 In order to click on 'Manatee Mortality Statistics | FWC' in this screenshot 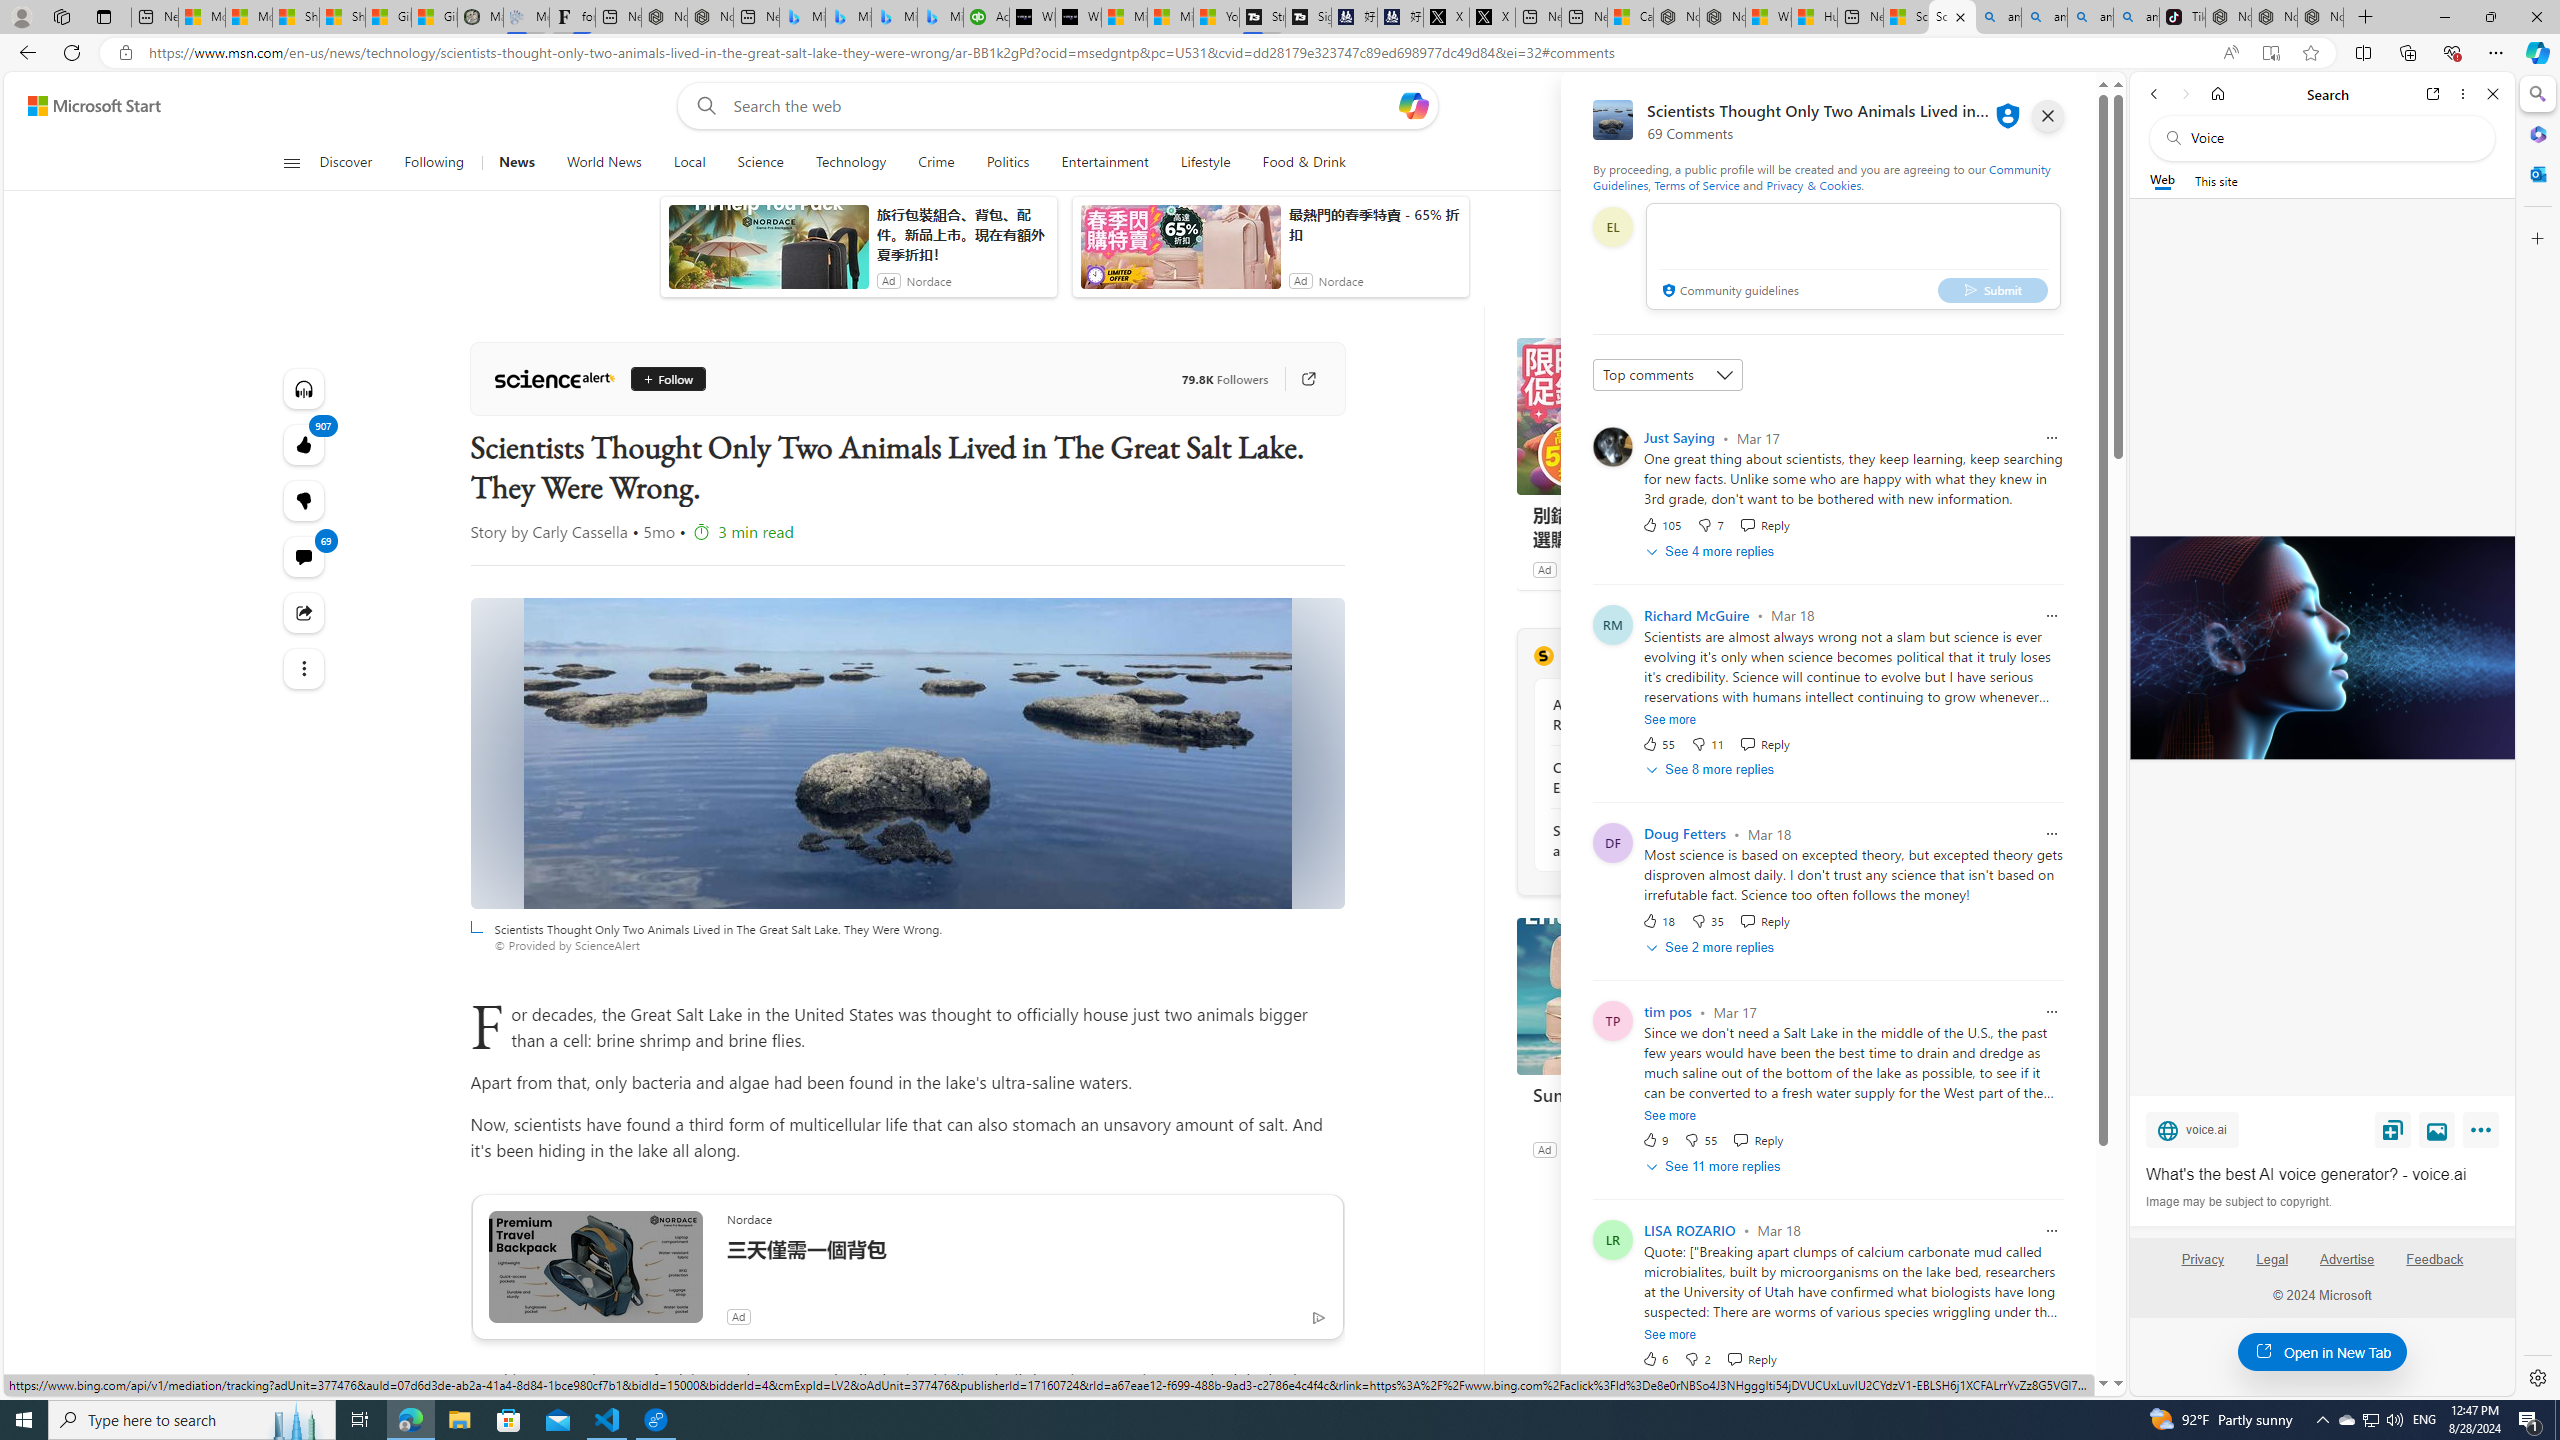, I will do `click(480, 16)`.